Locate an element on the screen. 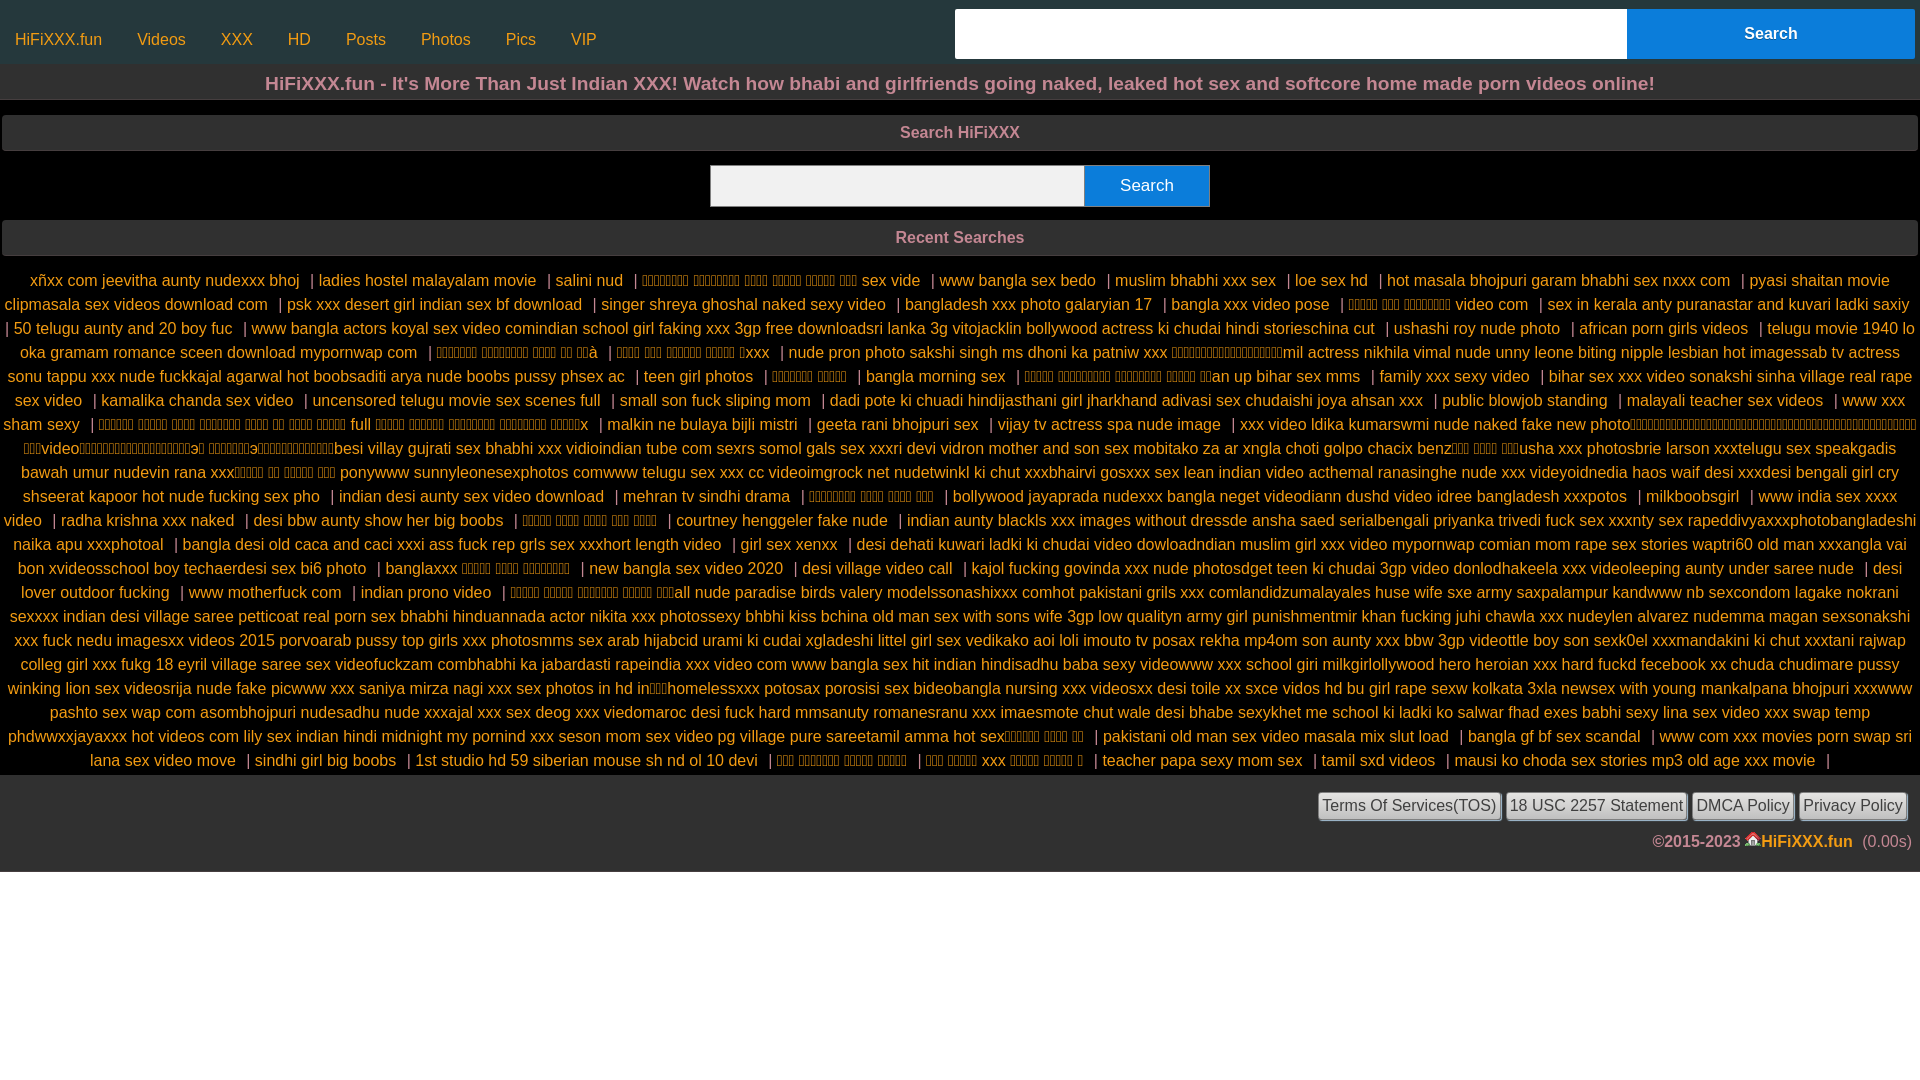 The height and width of the screenshot is (1080, 1920). 'family xxx sexy video' is located at coordinates (1377, 376).